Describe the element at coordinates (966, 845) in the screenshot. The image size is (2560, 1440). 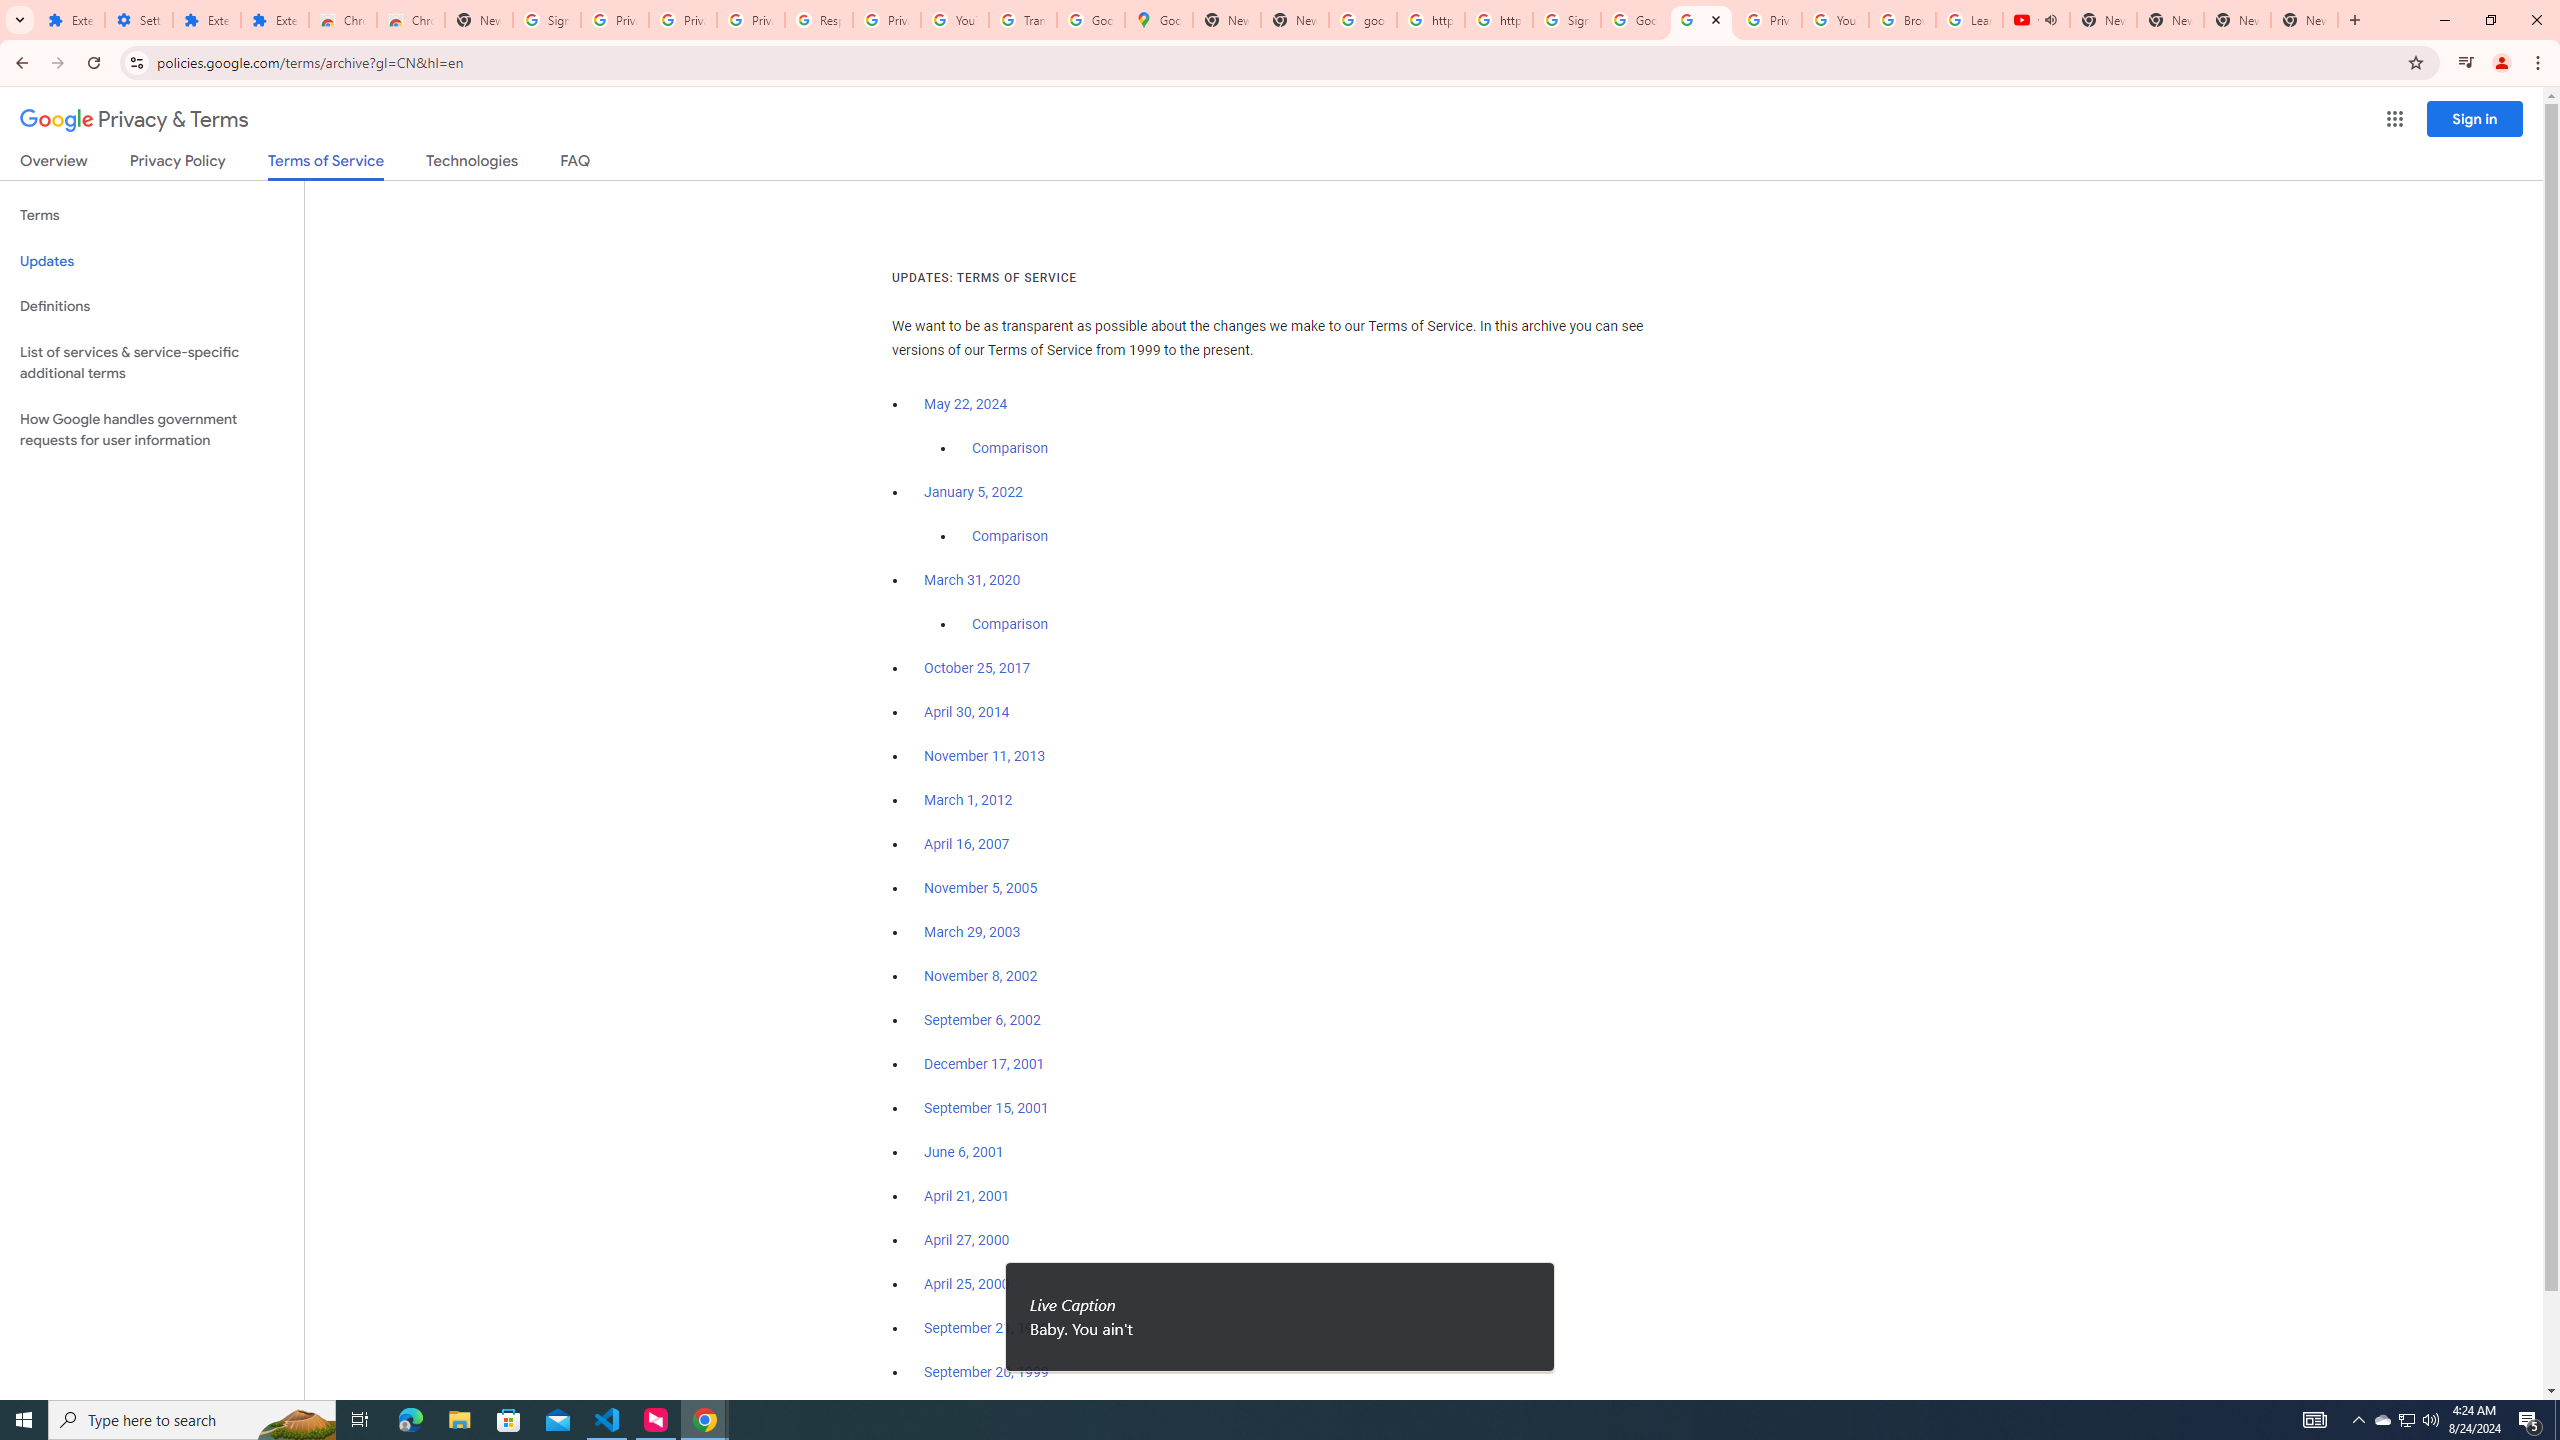
I see `'April 16, 2007'` at that location.